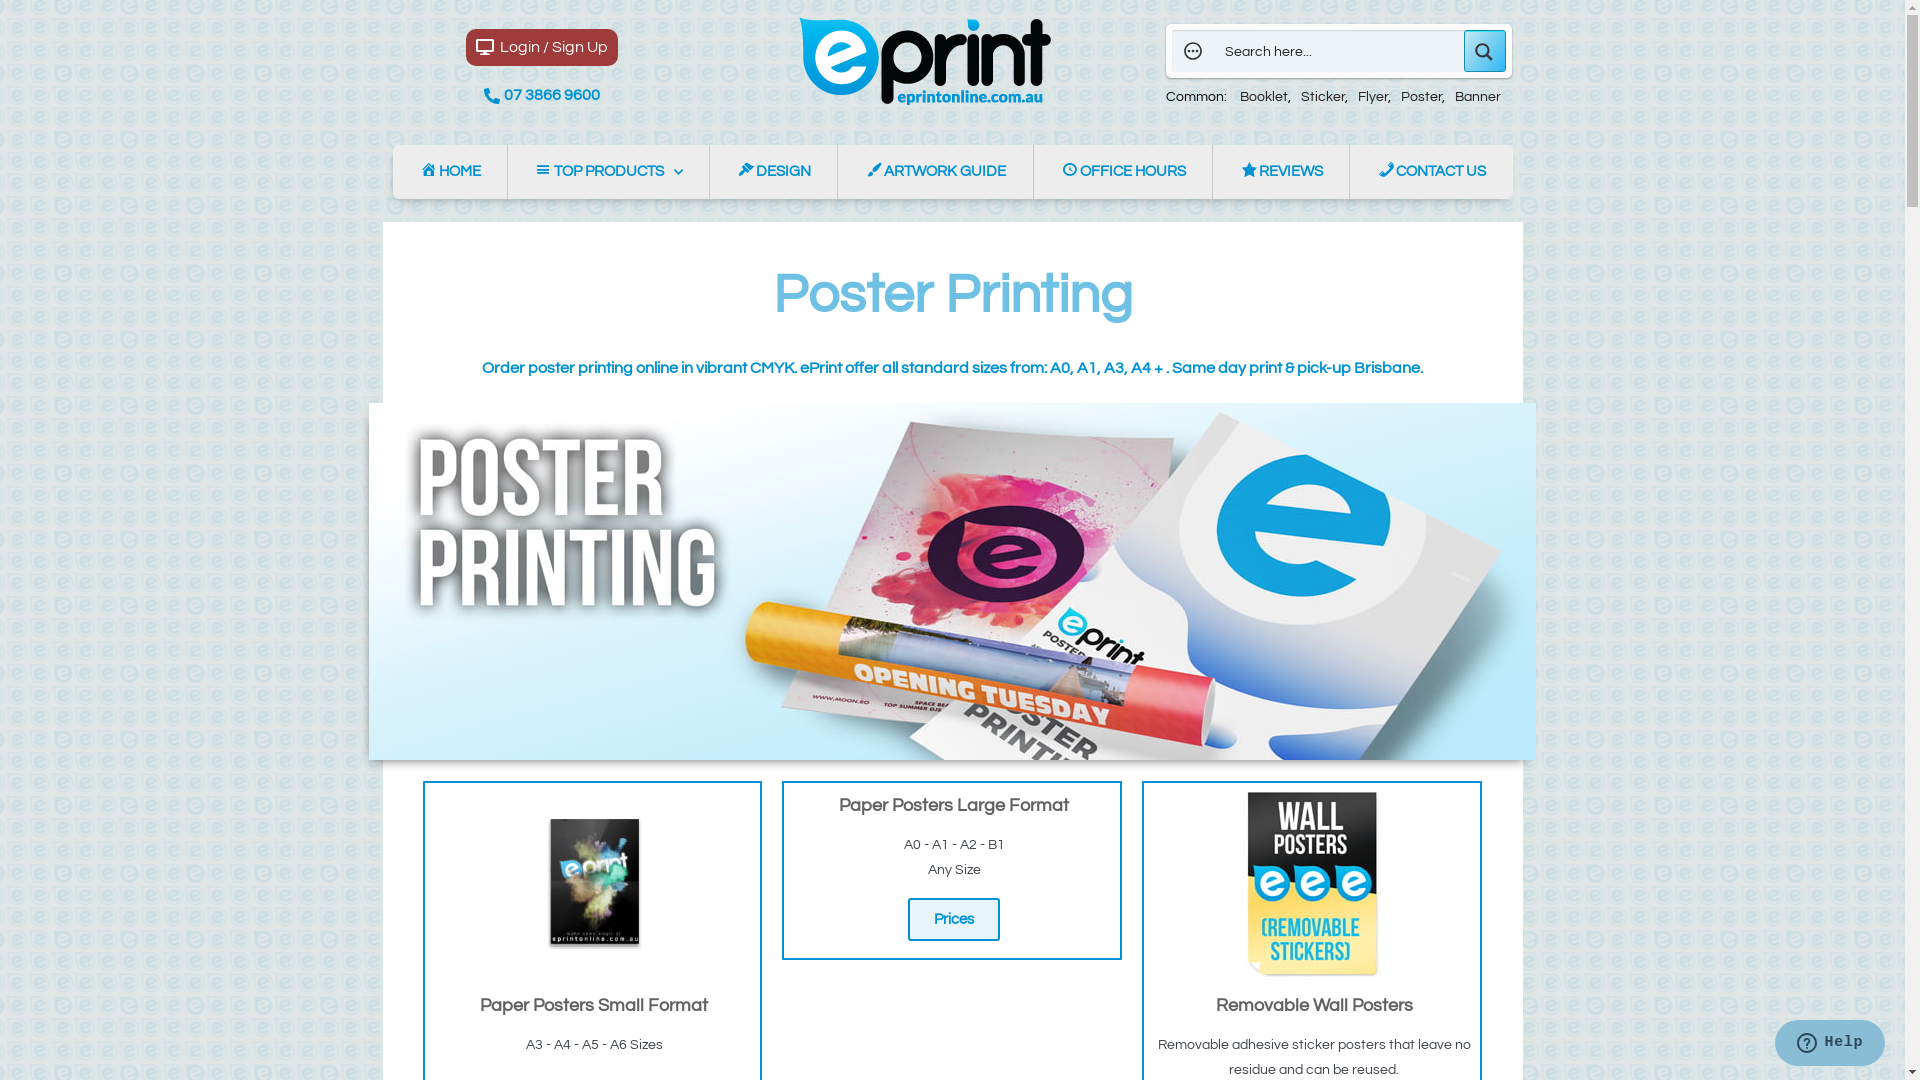 This screenshot has height=1080, width=1920. Describe the element at coordinates (448, 171) in the screenshot. I see `'HOME'` at that location.